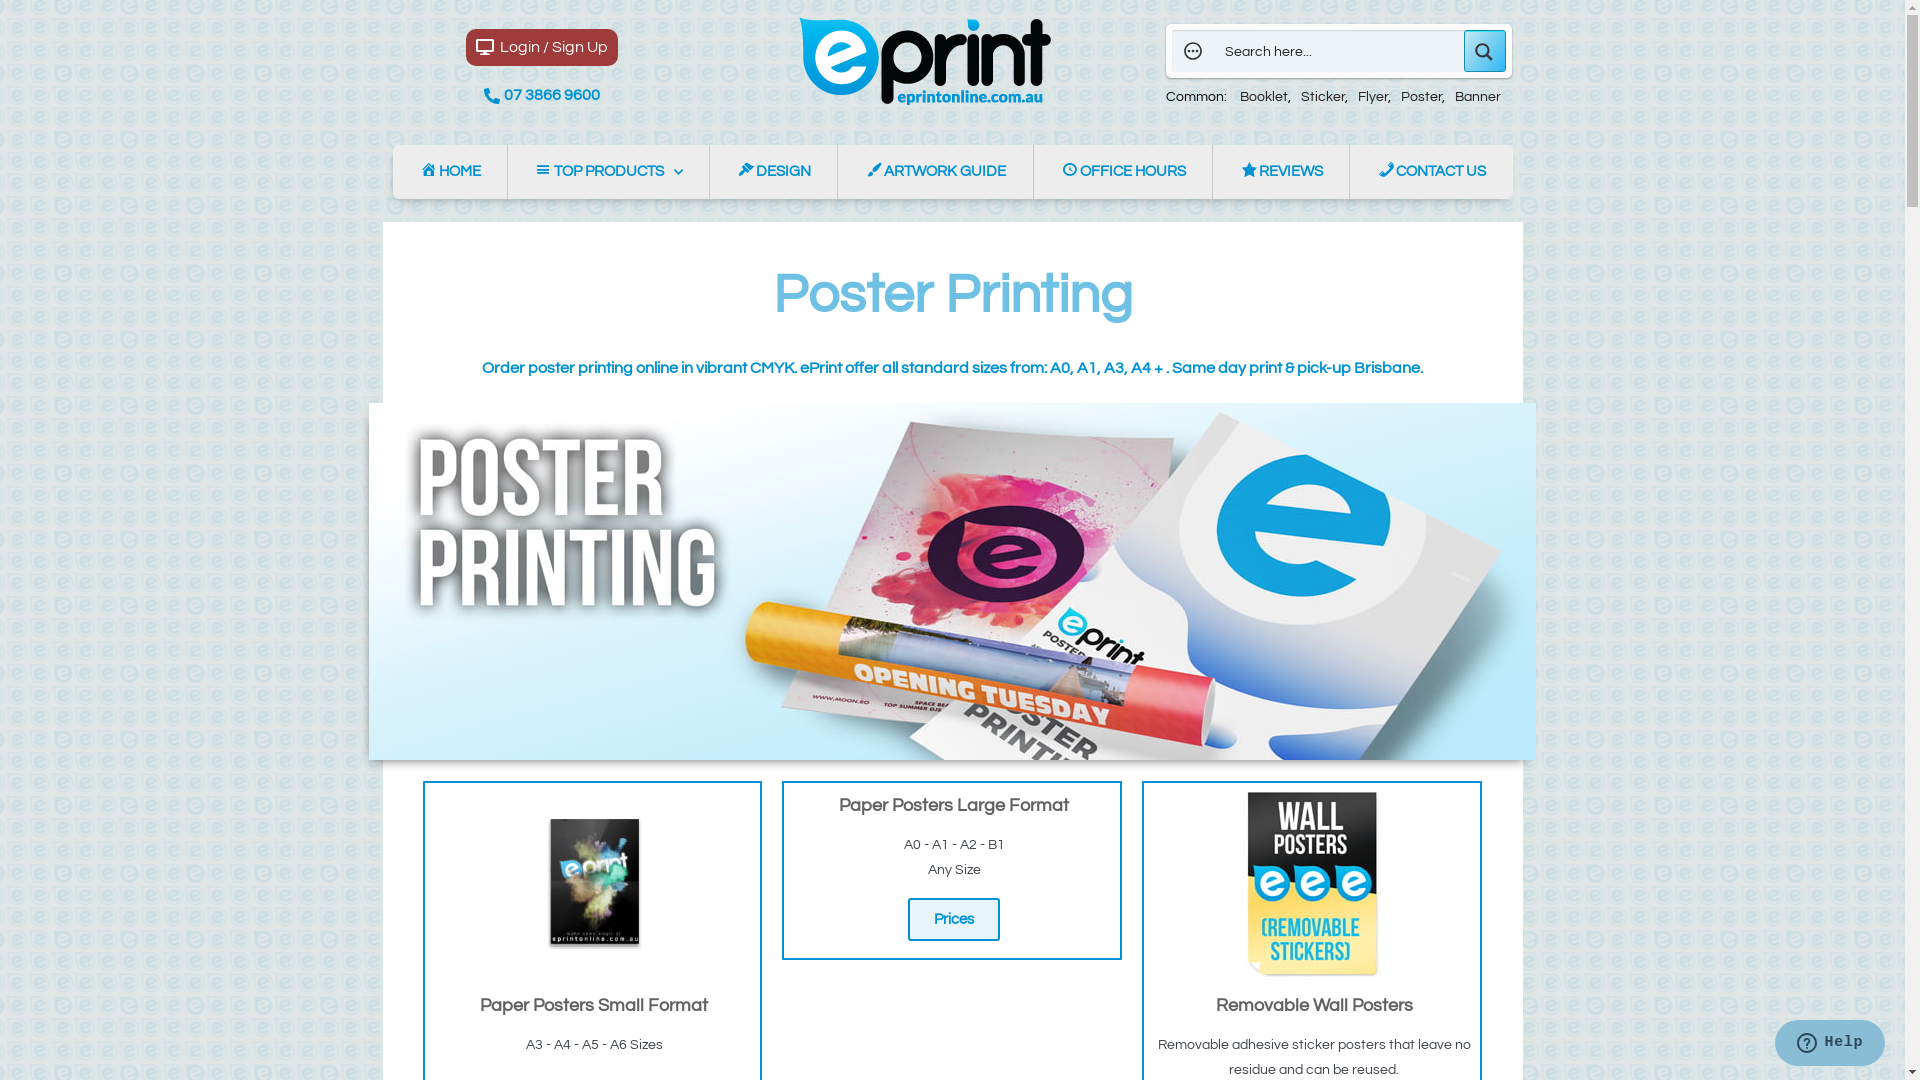 This screenshot has height=1080, width=1920. Describe the element at coordinates (448, 171) in the screenshot. I see `'HOME'` at that location.